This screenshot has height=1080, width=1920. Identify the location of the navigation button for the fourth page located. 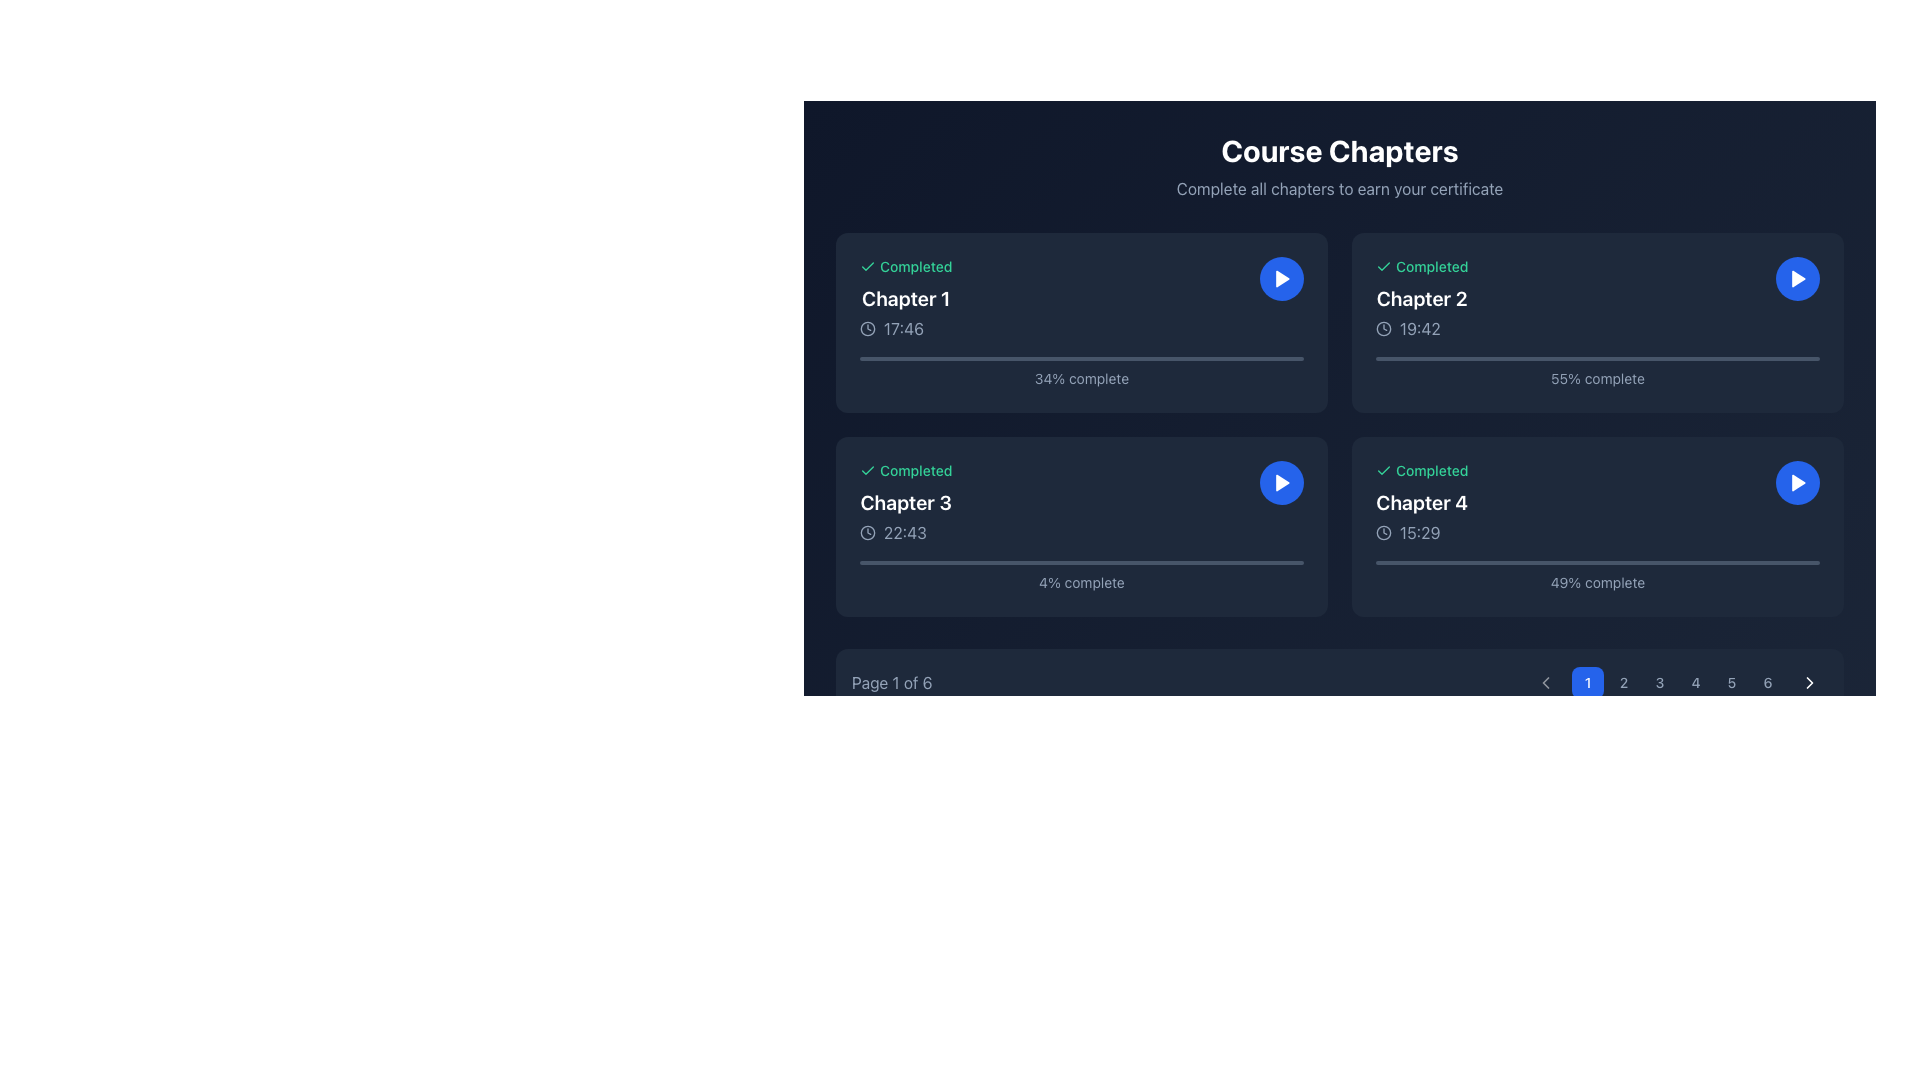
(1678, 681).